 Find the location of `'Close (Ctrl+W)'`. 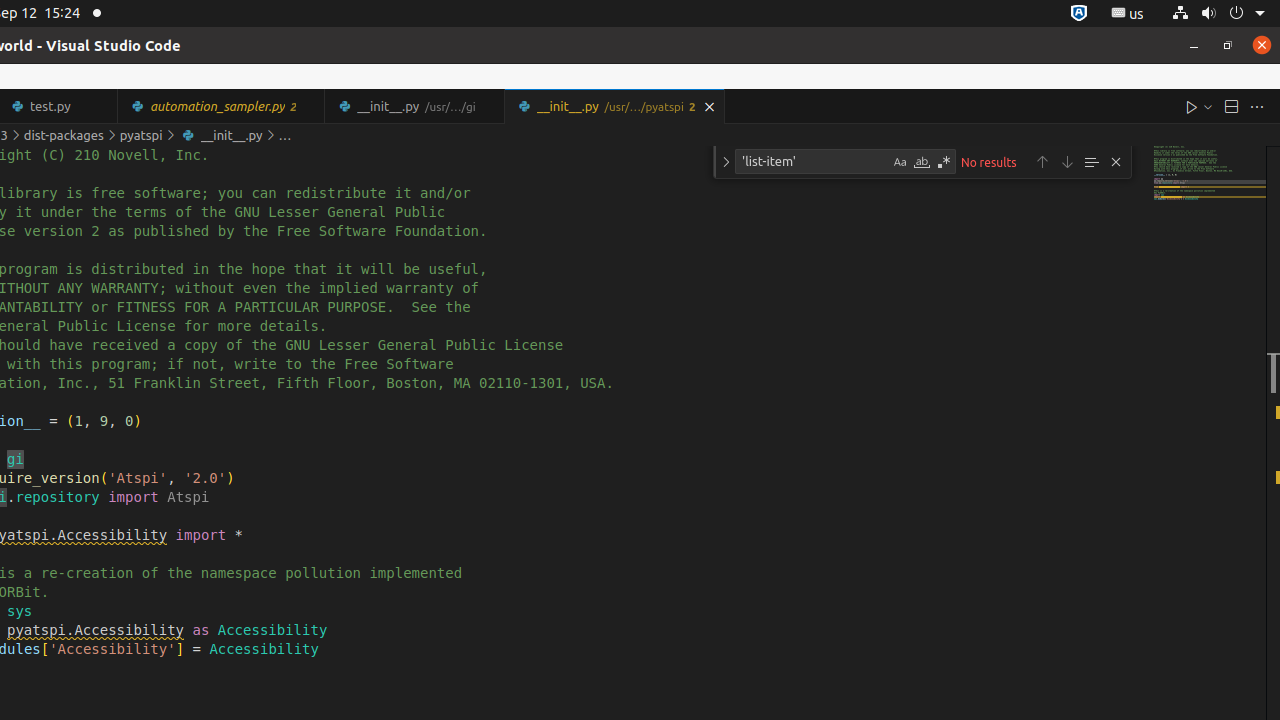

'Close (Ctrl+W)' is located at coordinates (709, 106).